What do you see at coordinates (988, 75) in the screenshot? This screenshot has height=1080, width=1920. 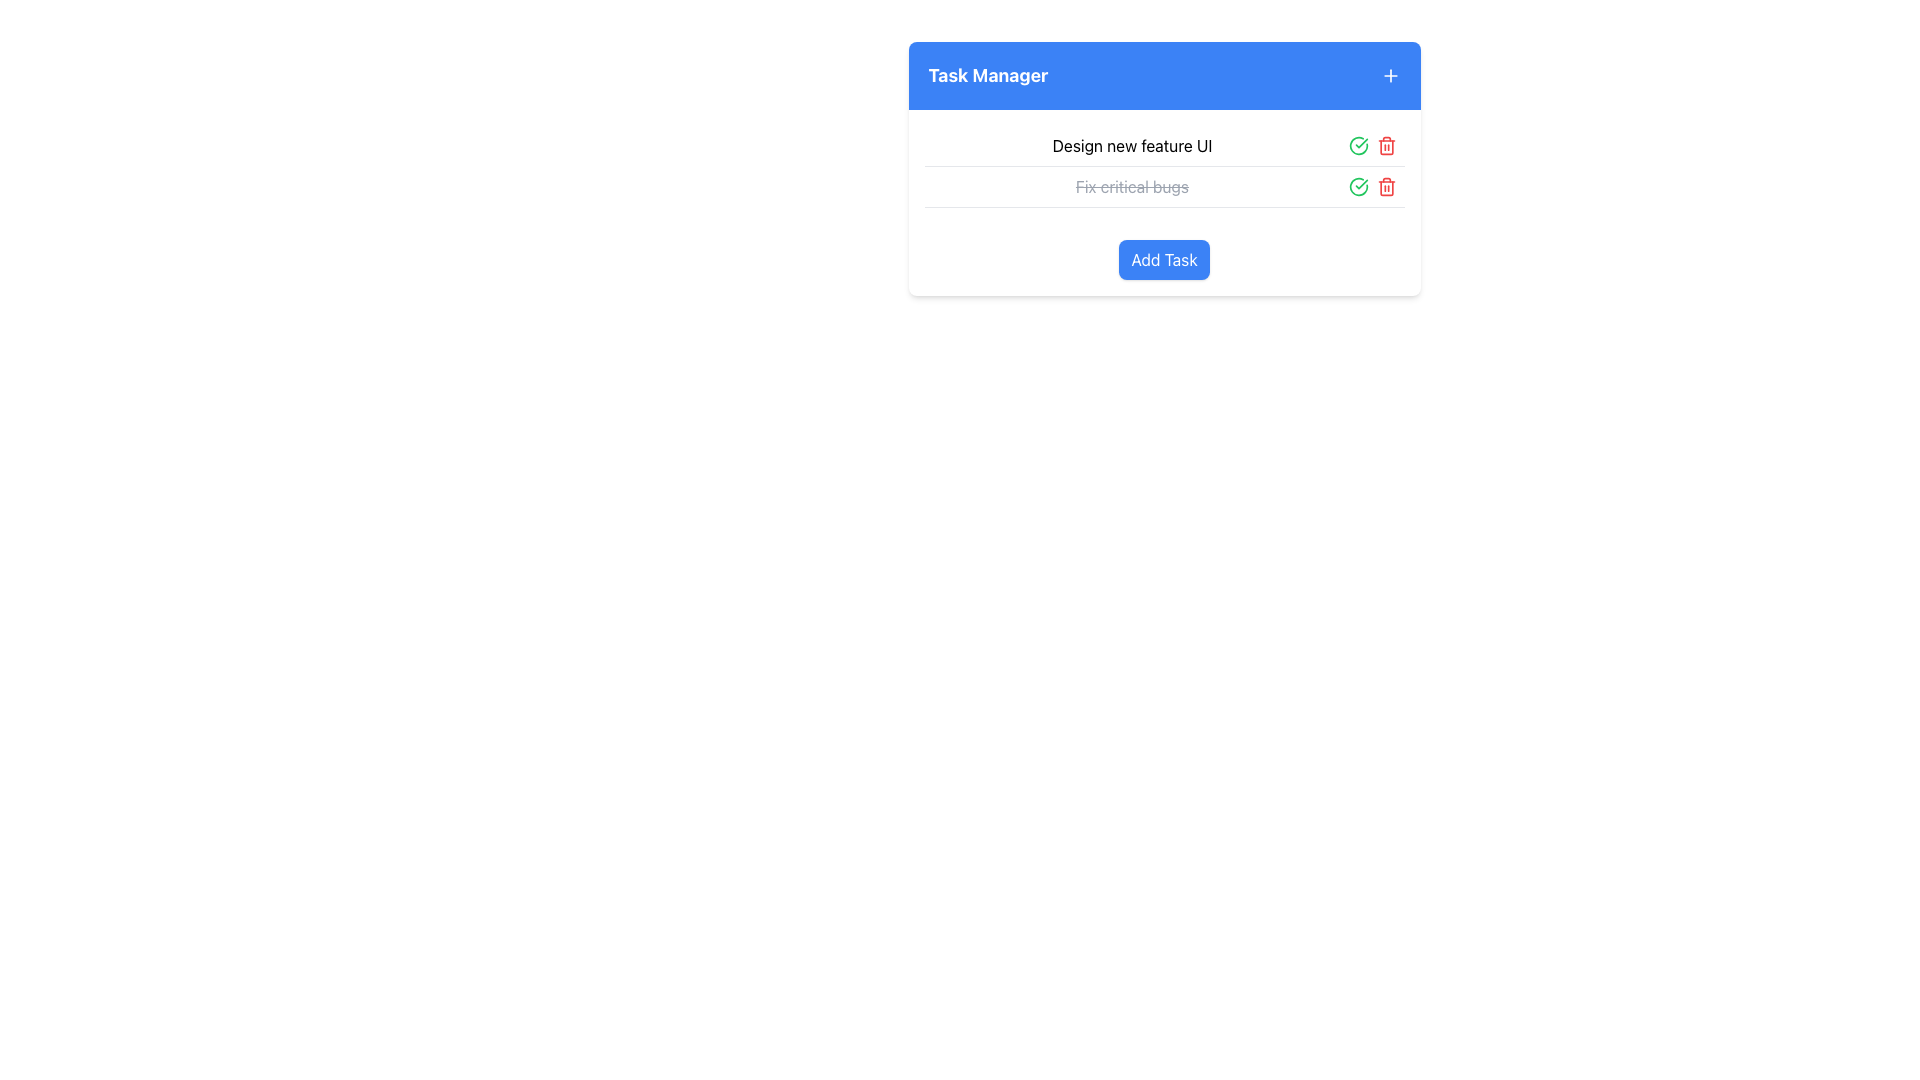 I see `the 'Task Manager' text label located in the upper left corner of the blue header bar, positioned to the left of the plus icon` at bounding box center [988, 75].